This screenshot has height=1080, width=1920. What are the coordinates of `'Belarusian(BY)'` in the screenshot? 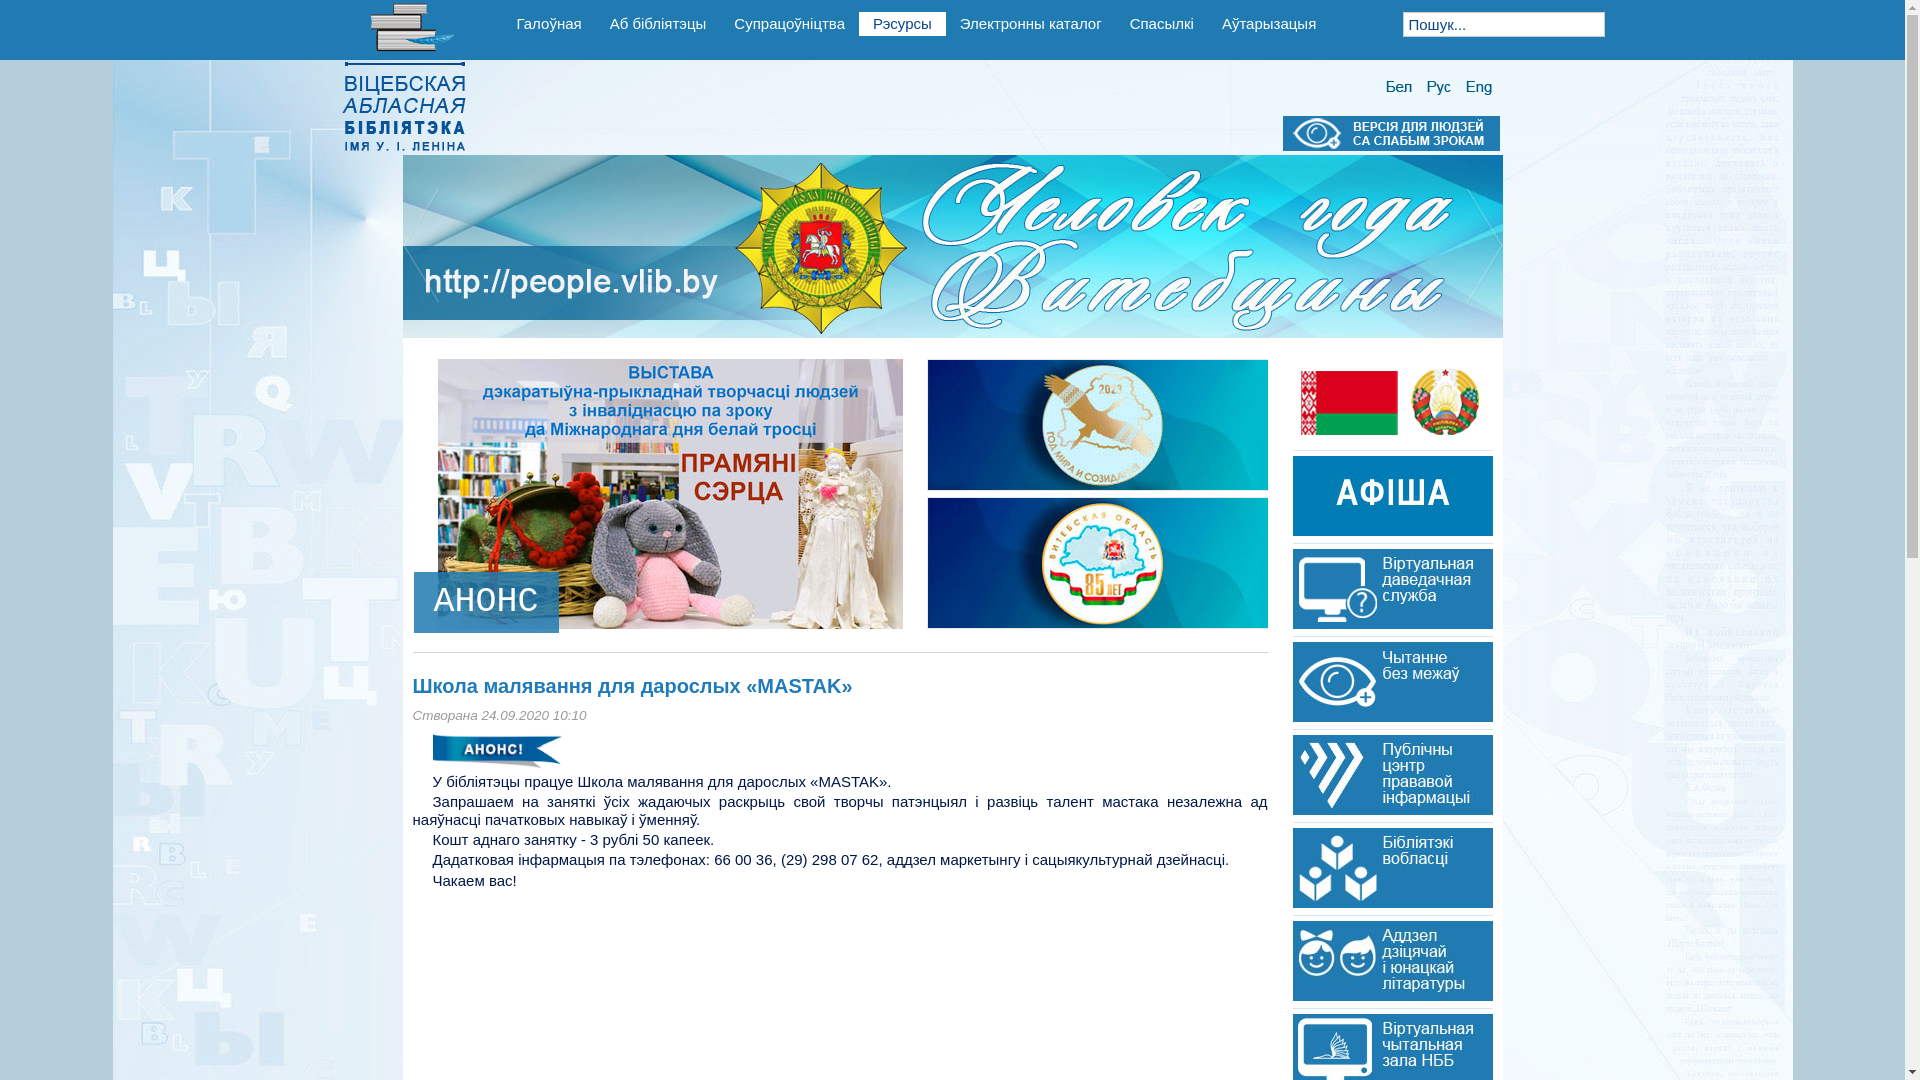 It's located at (1396, 87).